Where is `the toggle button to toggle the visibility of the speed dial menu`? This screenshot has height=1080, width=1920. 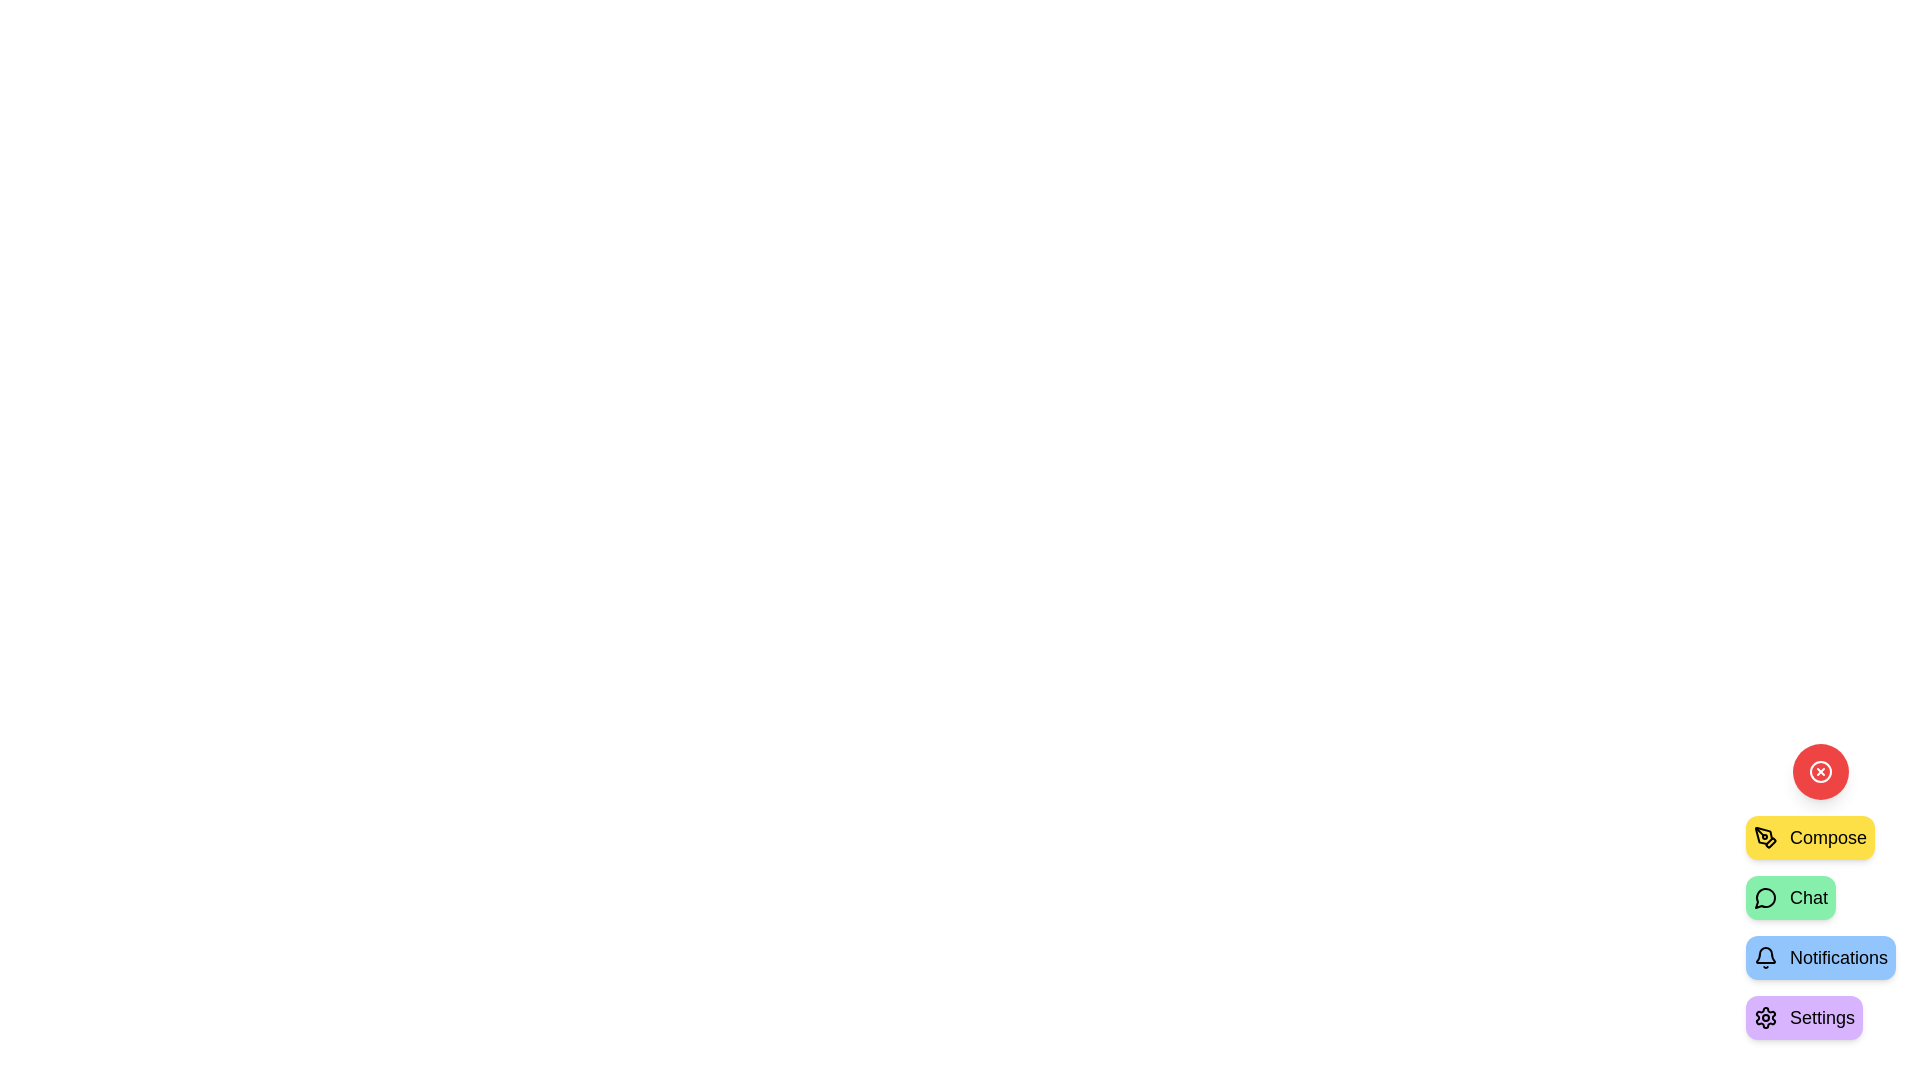 the toggle button to toggle the visibility of the speed dial menu is located at coordinates (1819, 770).